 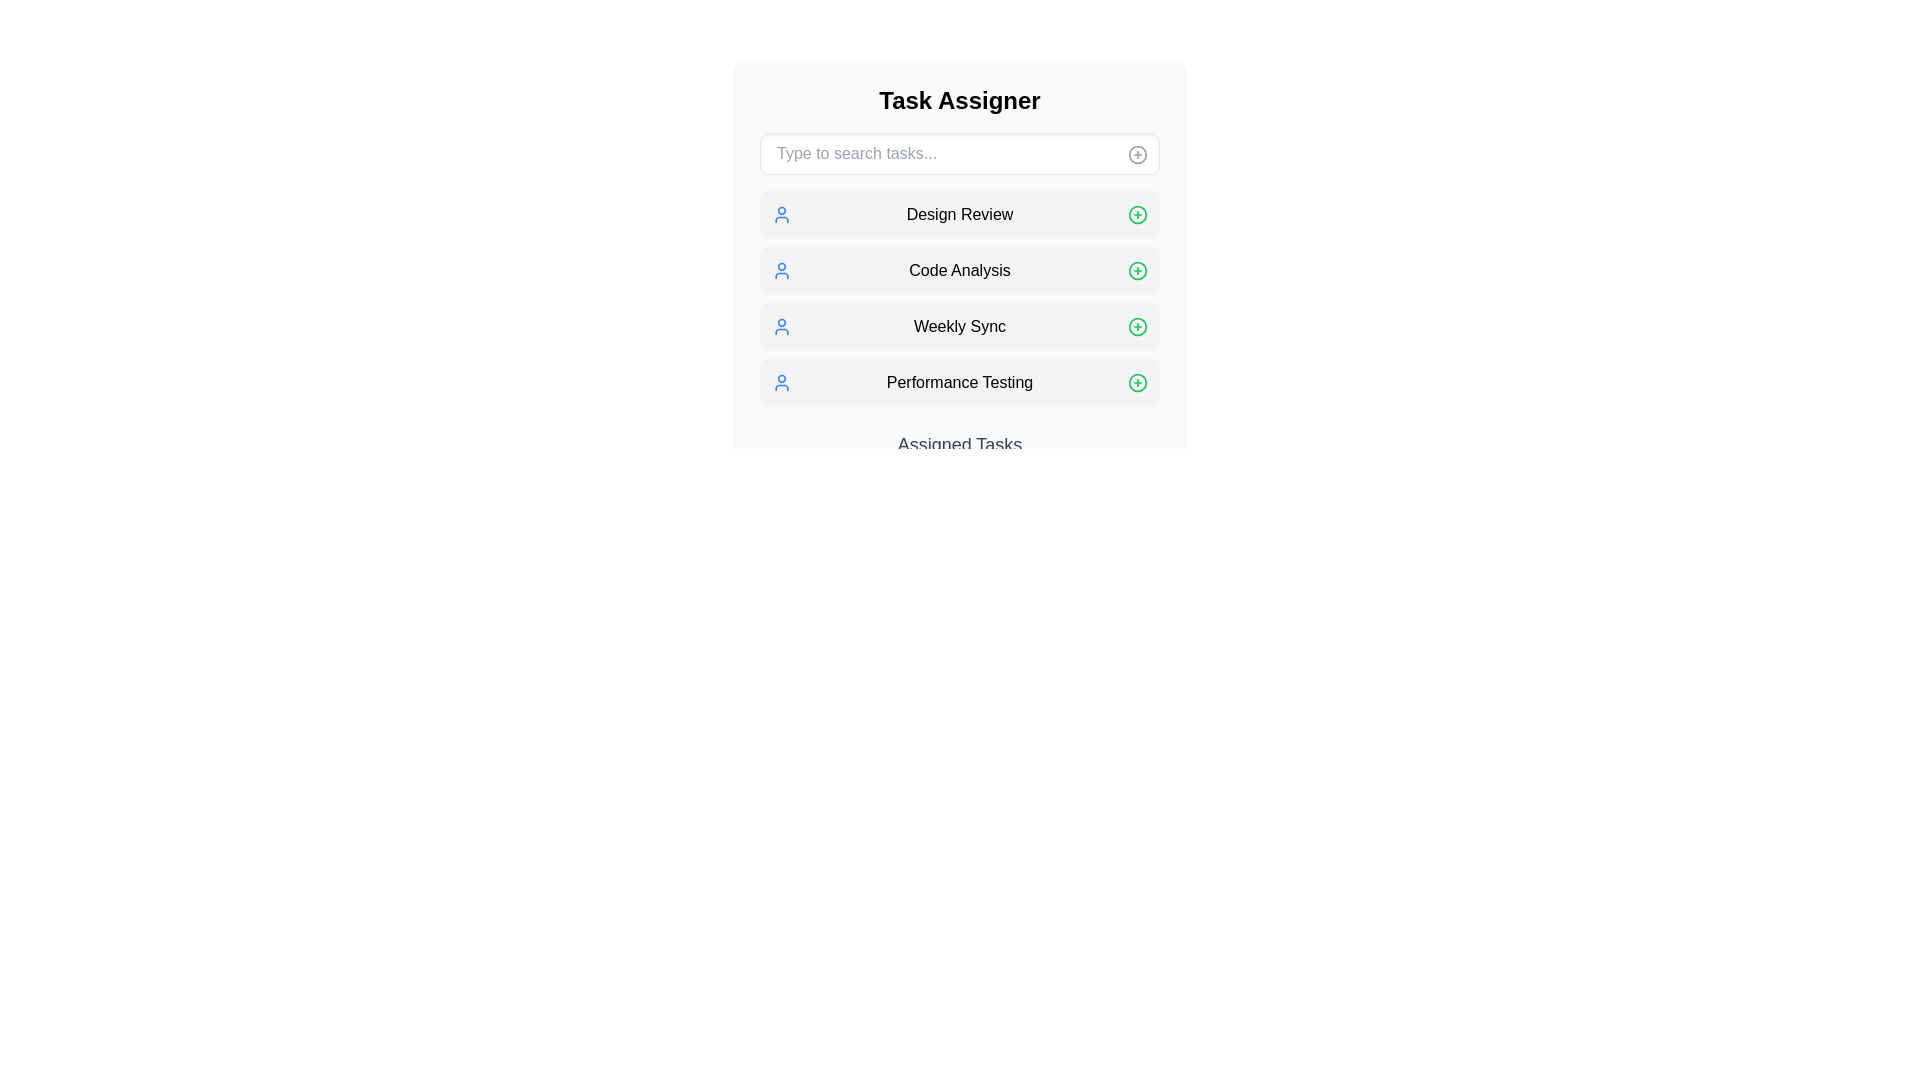 What do you see at coordinates (960, 270) in the screenshot?
I see `the 'Code Analysis' button` at bounding box center [960, 270].